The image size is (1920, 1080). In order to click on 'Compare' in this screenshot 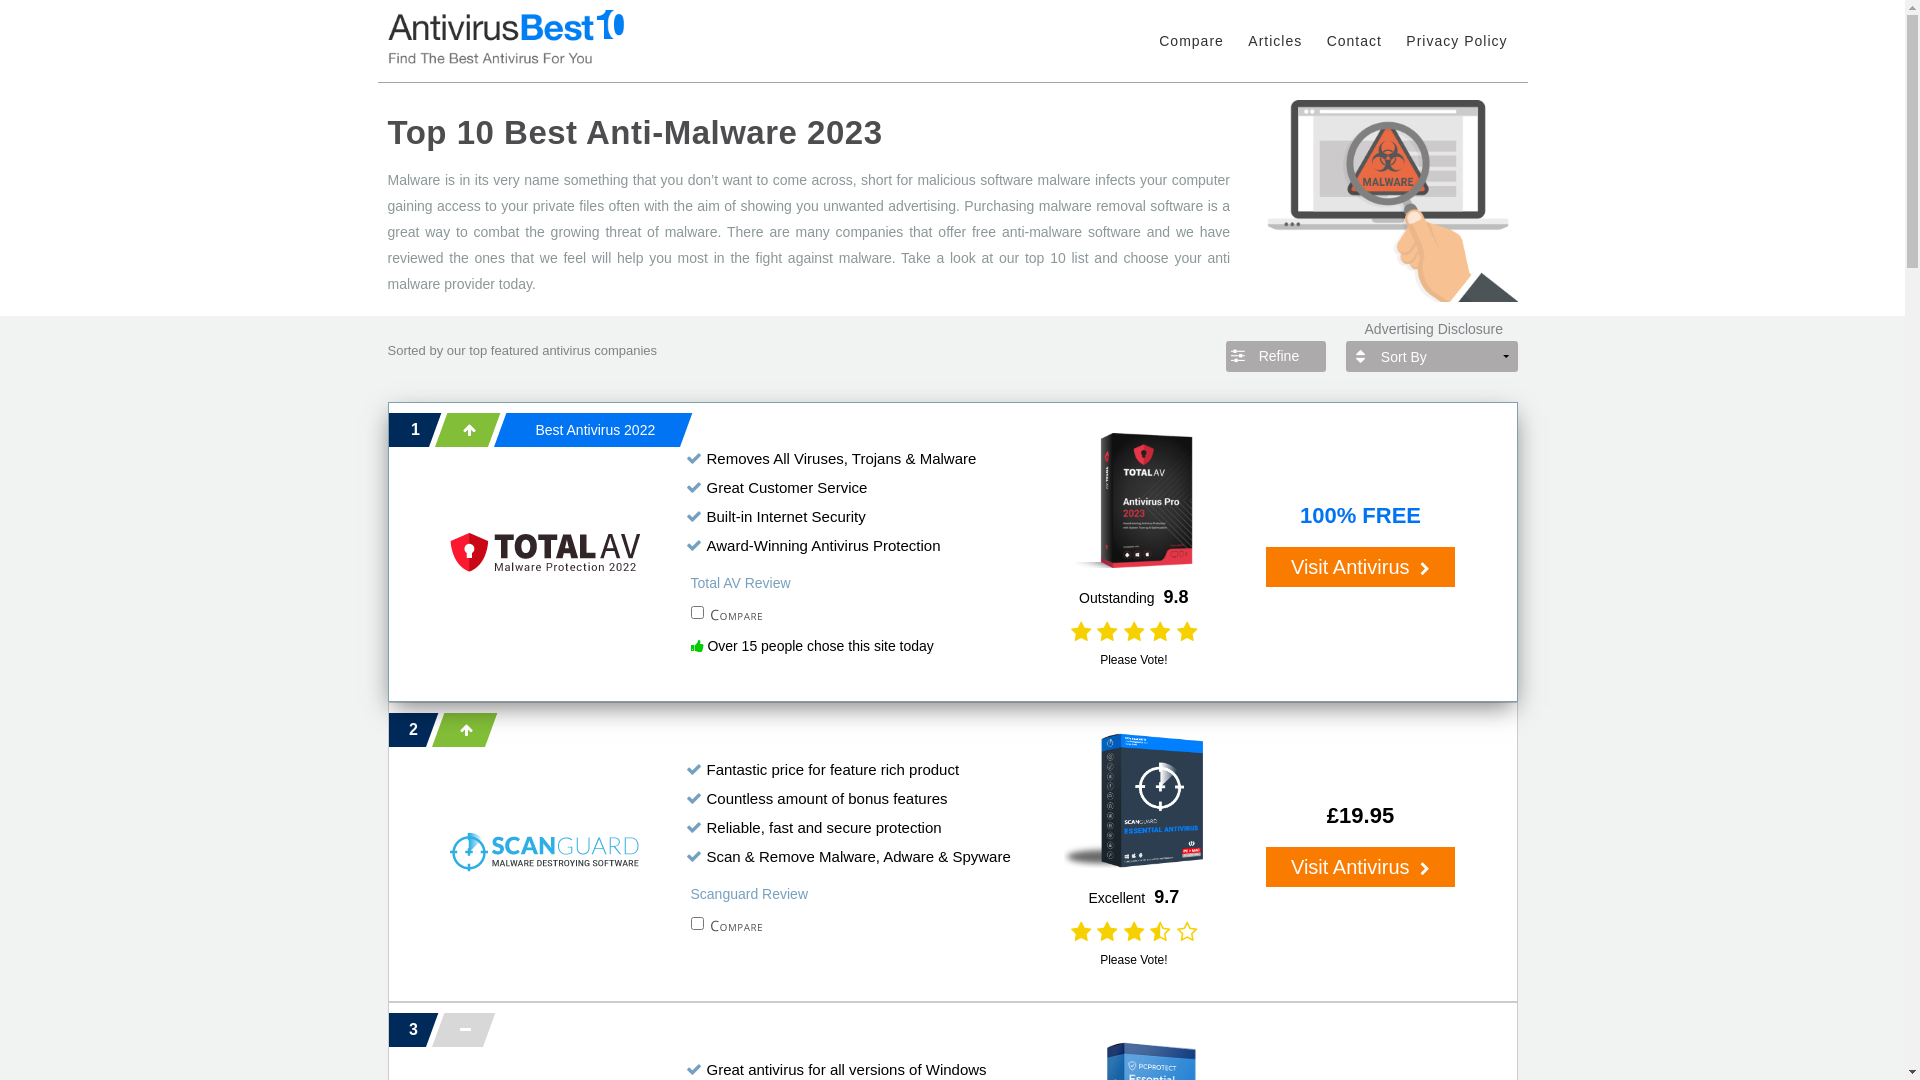, I will do `click(1191, 49)`.